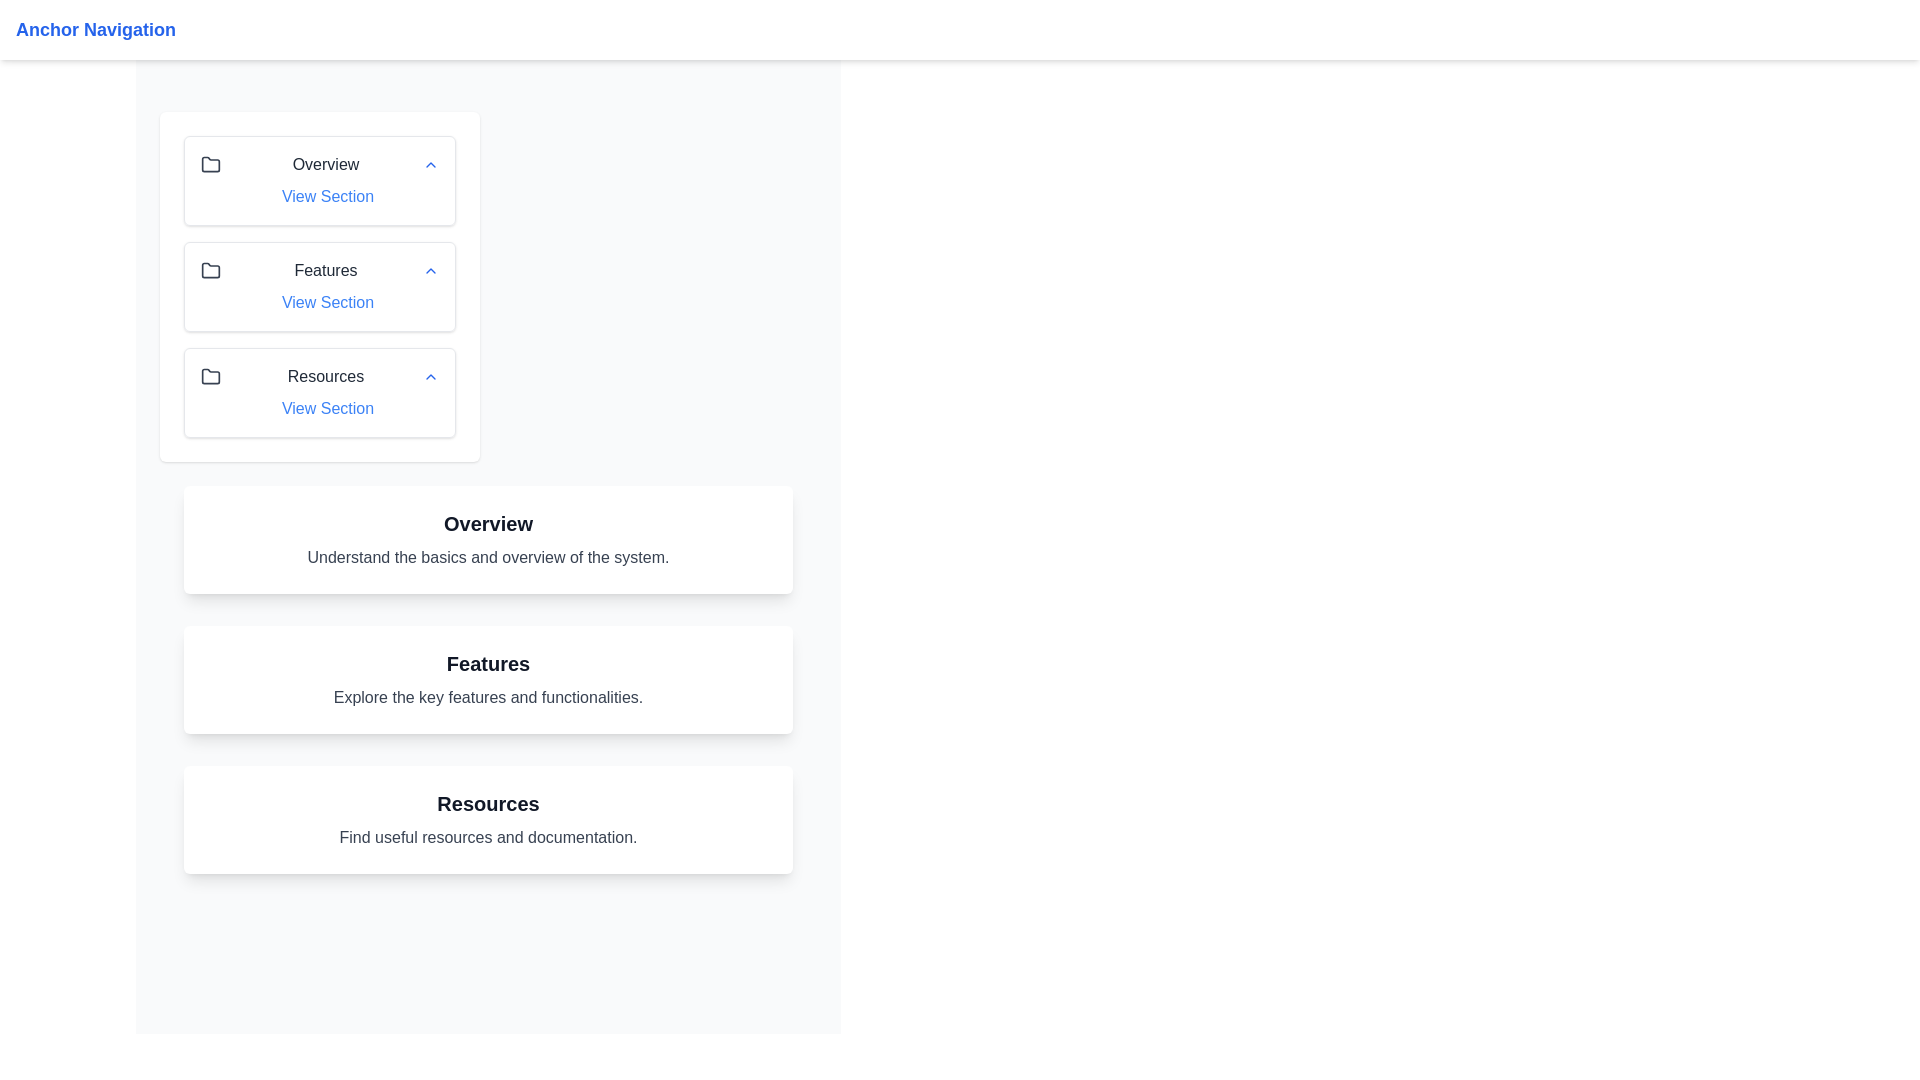 The height and width of the screenshot is (1080, 1920). Describe the element at coordinates (430, 270) in the screenshot. I see `the small blue upward-pointing chevron icon located adjacent to the 'Features' text label in the vertical navigation list` at that location.